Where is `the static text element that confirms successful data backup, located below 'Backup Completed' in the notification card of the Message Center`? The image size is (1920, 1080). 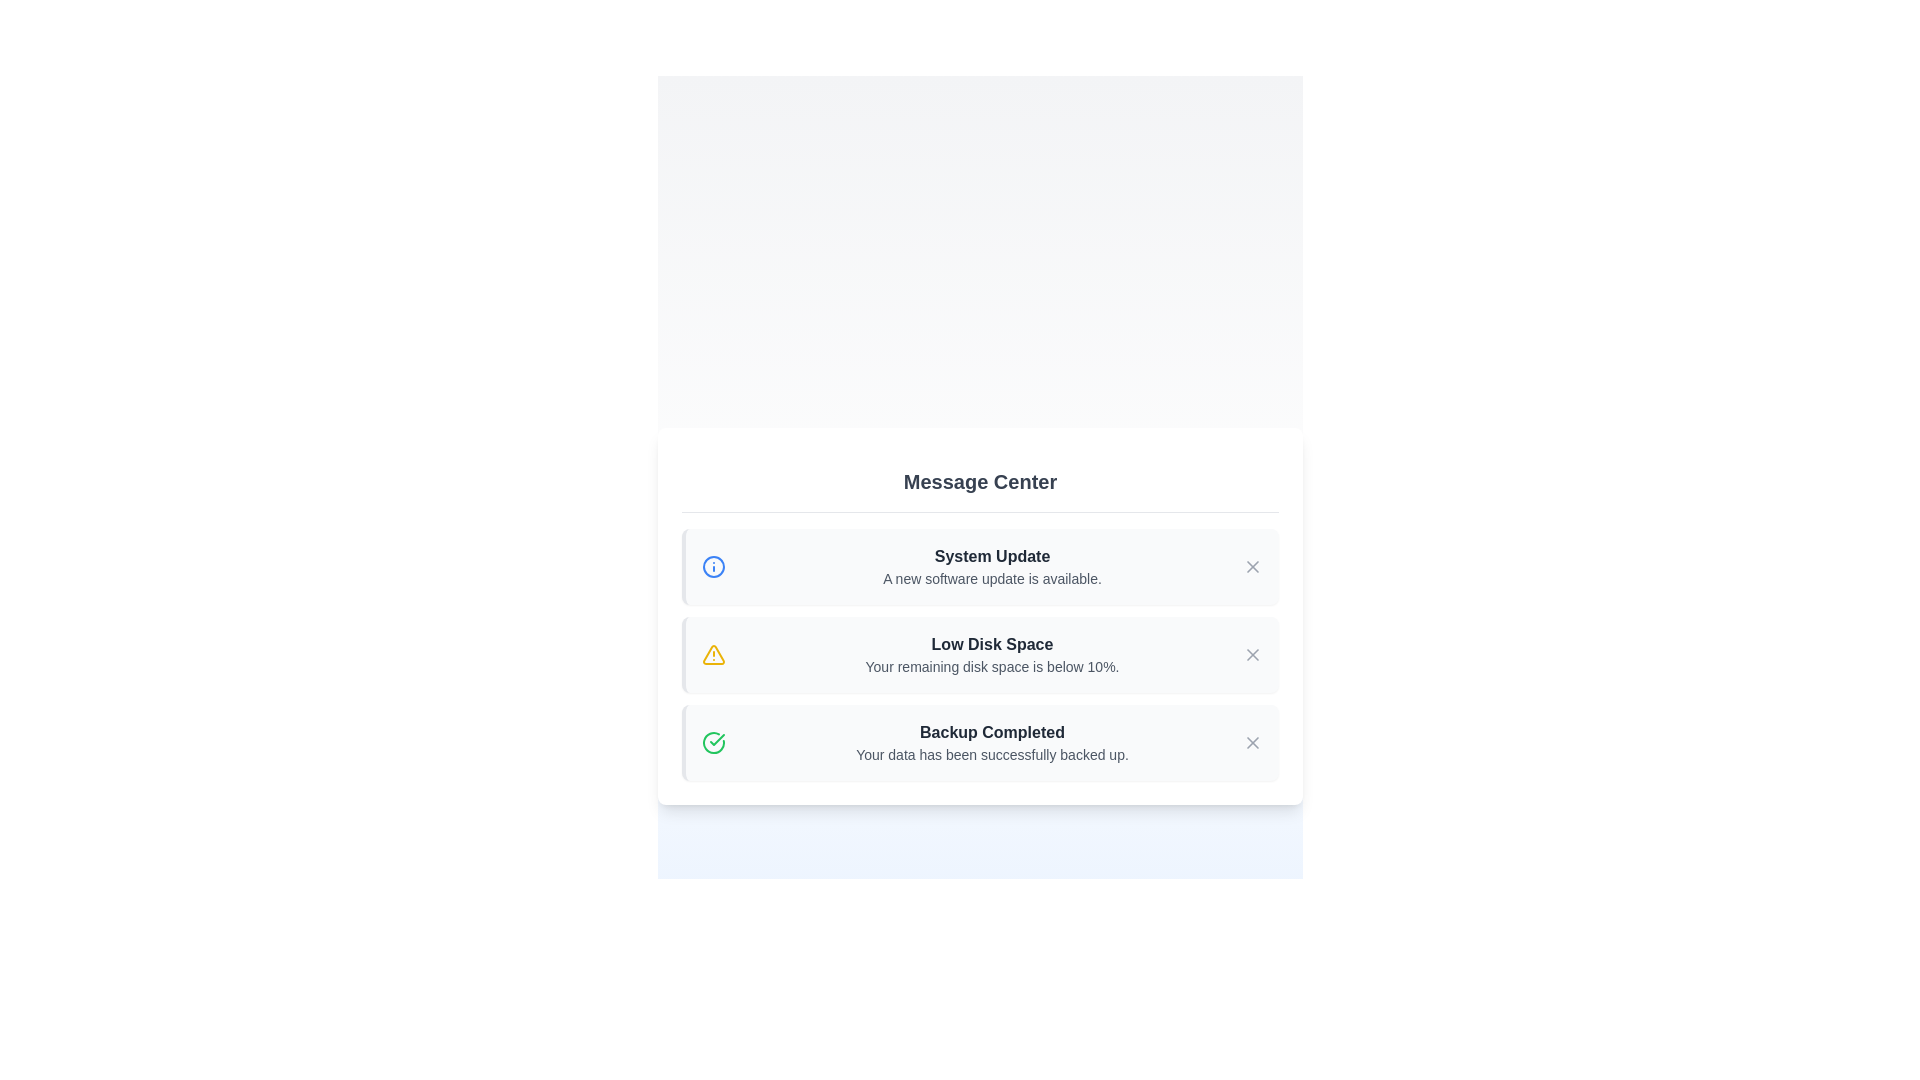 the static text element that confirms successful data backup, located below 'Backup Completed' in the notification card of the Message Center is located at coordinates (992, 754).